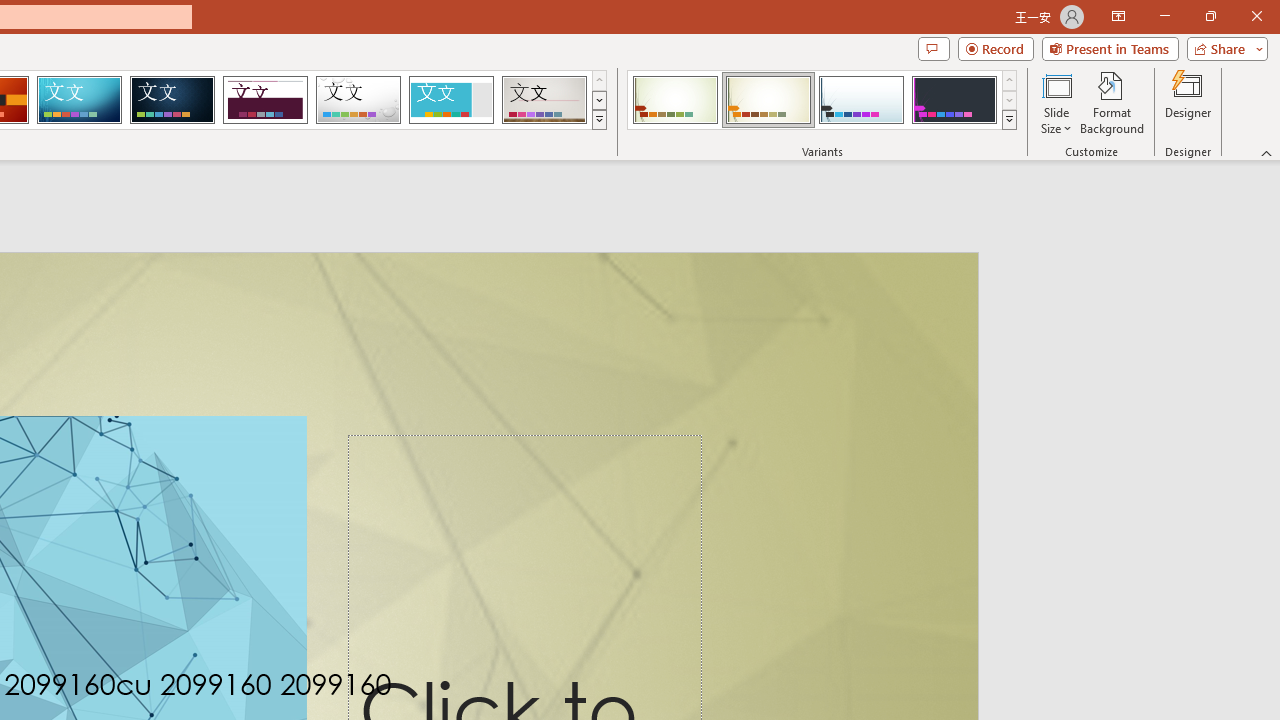 Image resolution: width=1280 pixels, height=720 pixels. What do you see at coordinates (79, 100) in the screenshot?
I see `'Circuit Loading Preview...'` at bounding box center [79, 100].